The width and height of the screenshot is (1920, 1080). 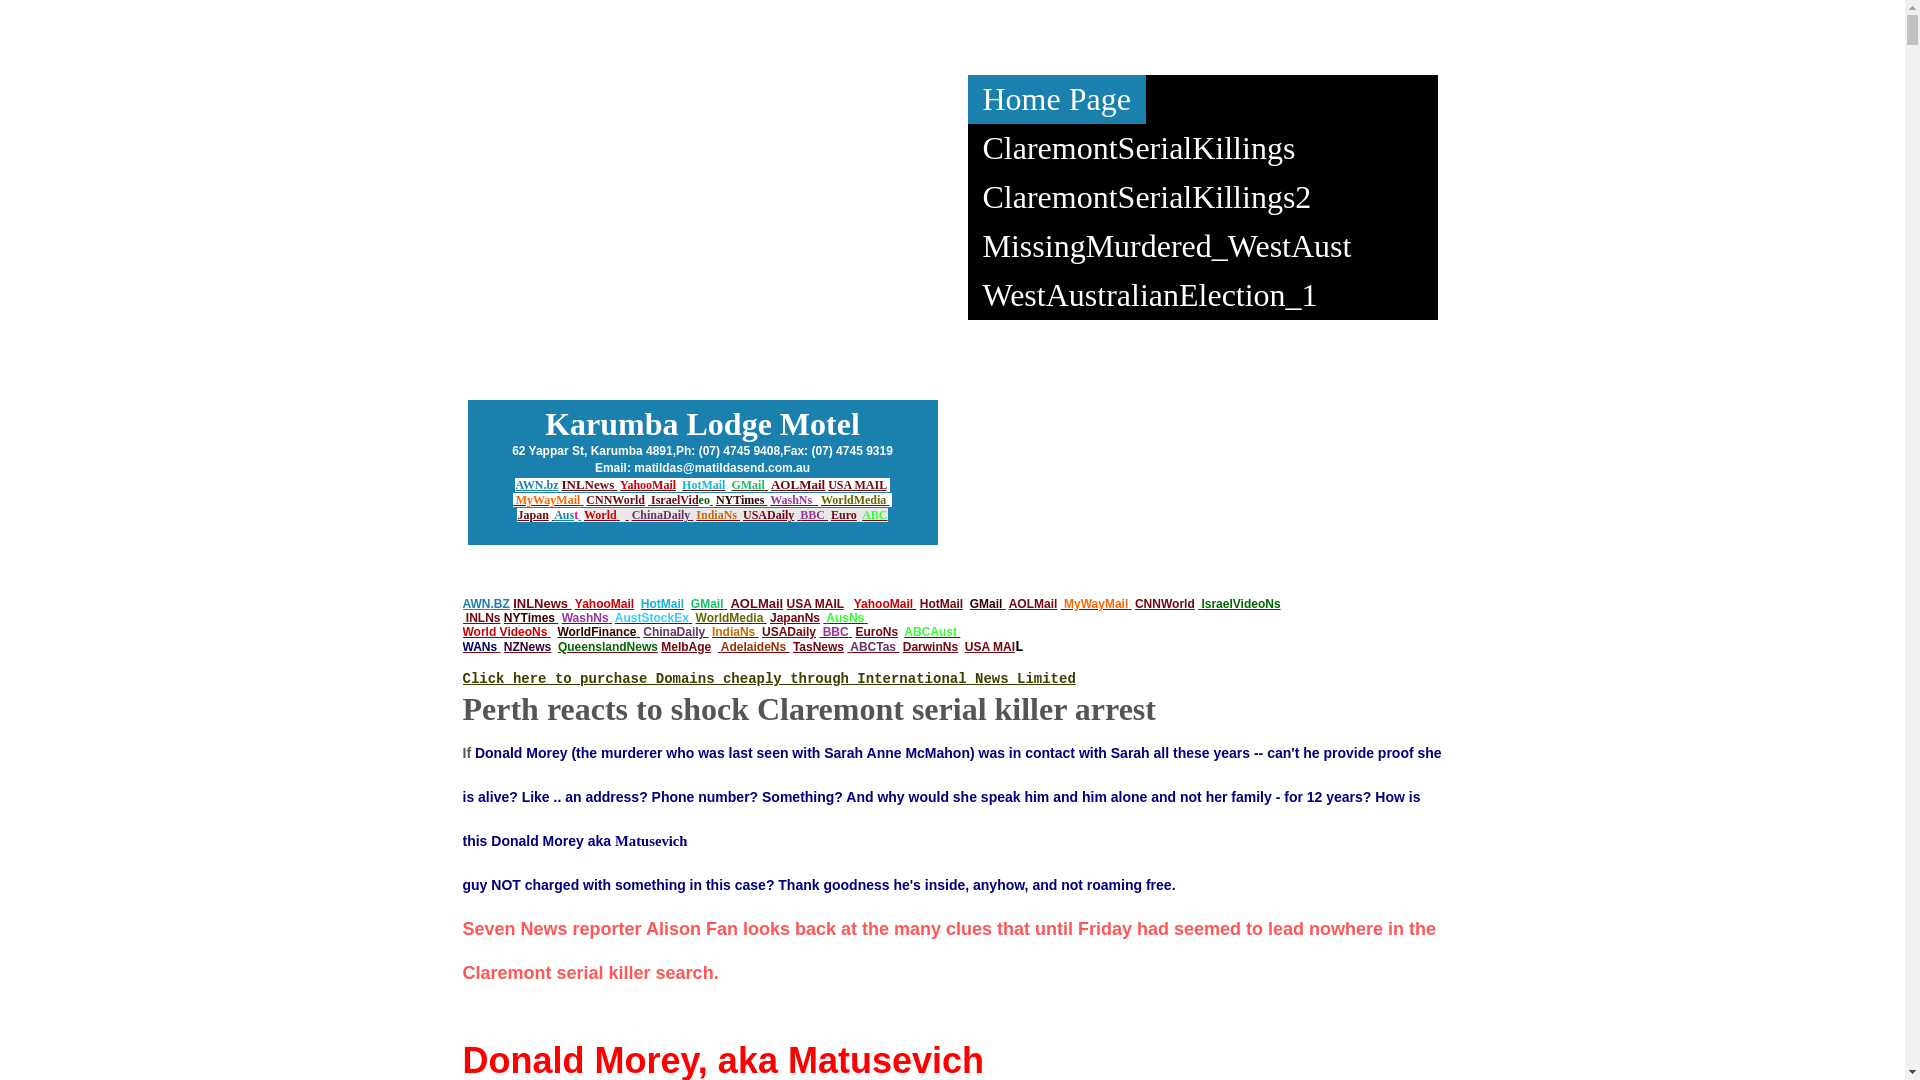 I want to click on ' ', so click(x=762, y=499).